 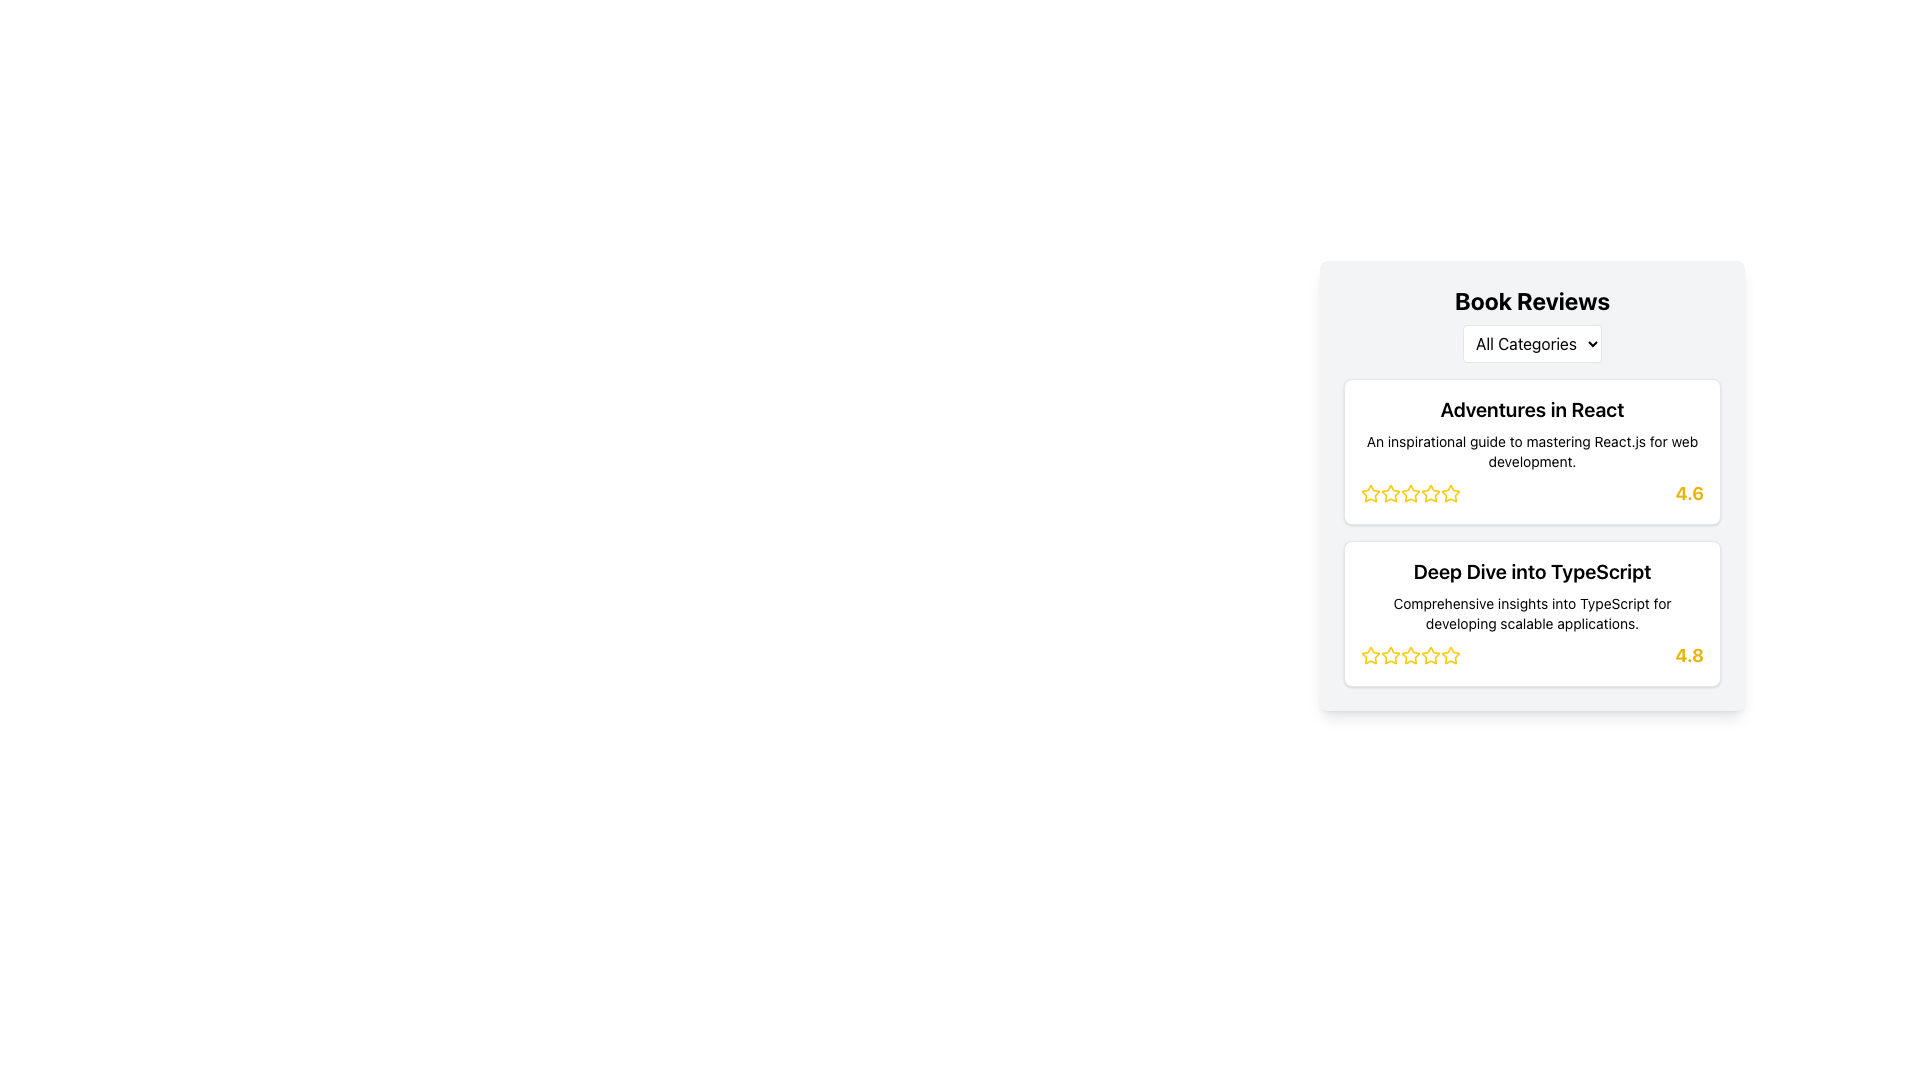 I want to click on the first star rating icon in the horizontal sequence of five stars located near the bottom left section of the 'Deep Dive into TypeScript' card, so click(x=1410, y=655).